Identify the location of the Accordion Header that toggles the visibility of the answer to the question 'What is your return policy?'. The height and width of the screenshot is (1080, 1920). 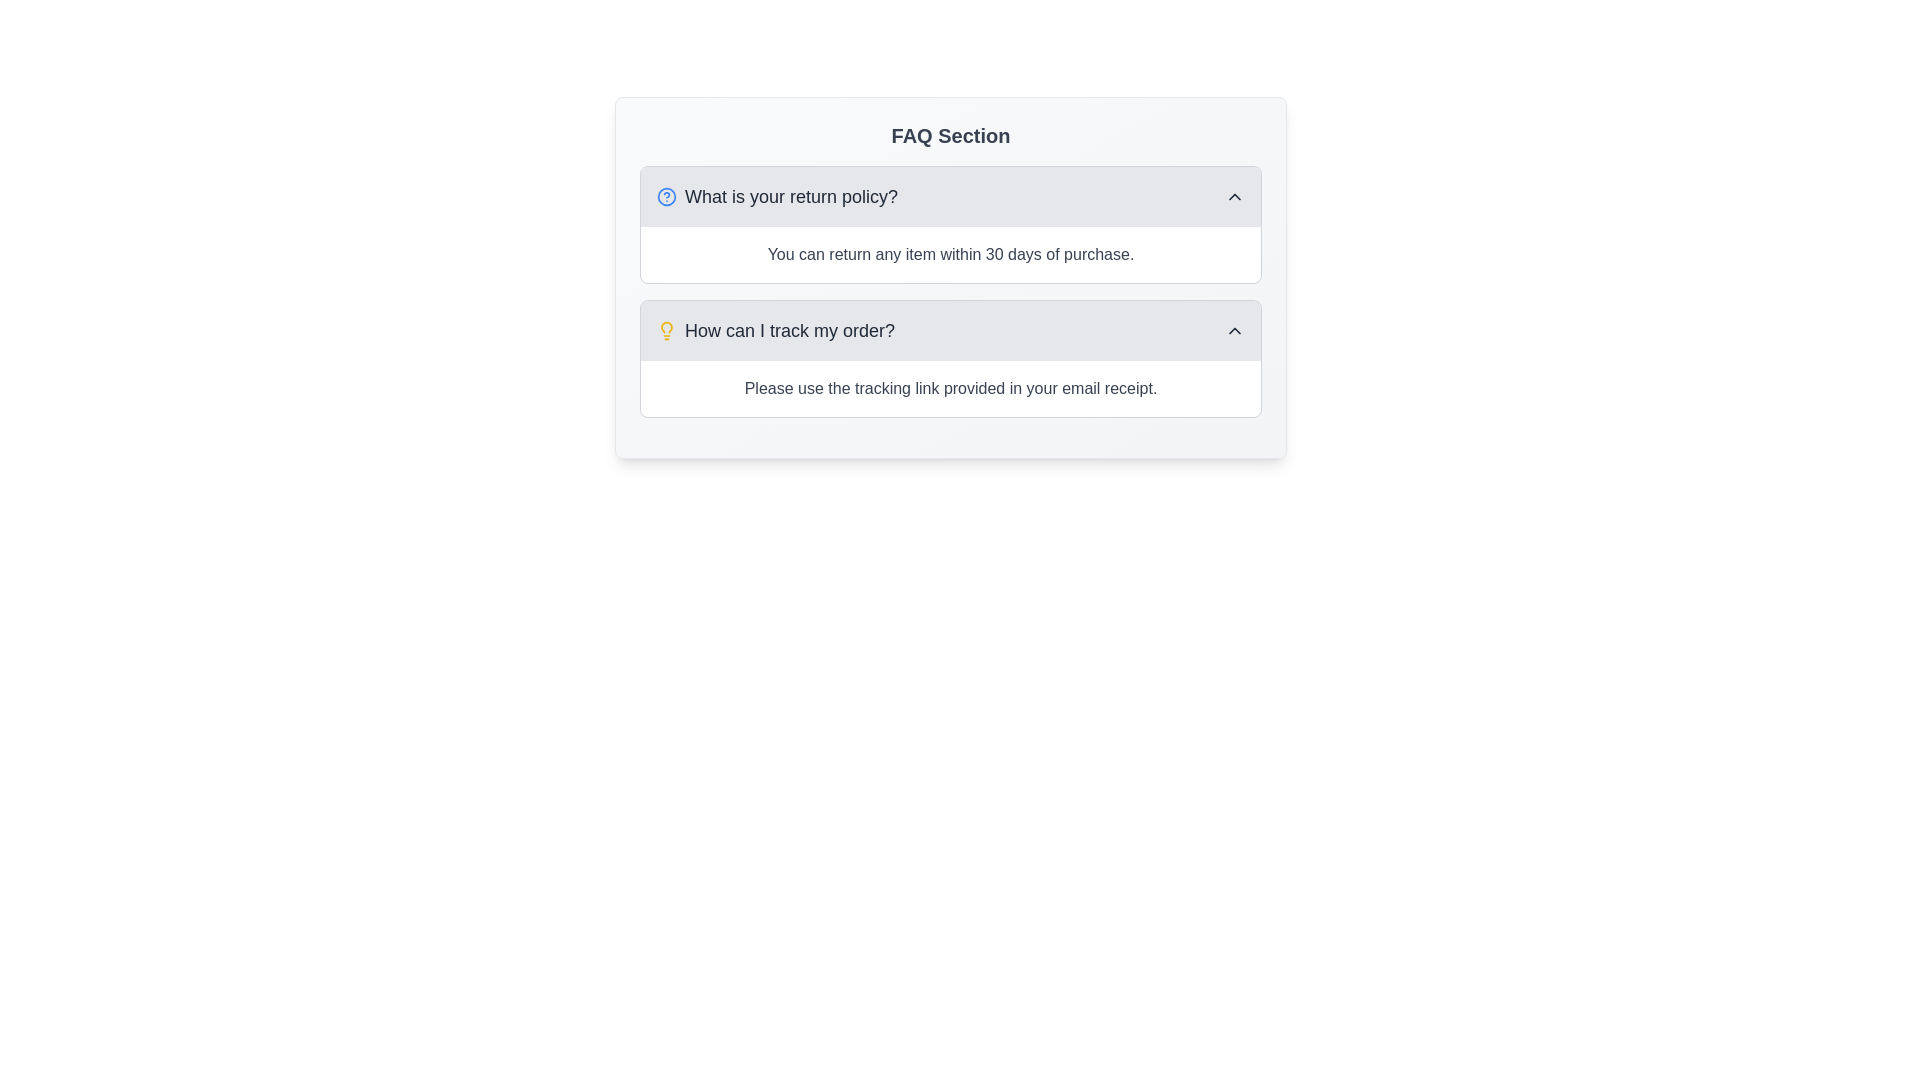
(949, 196).